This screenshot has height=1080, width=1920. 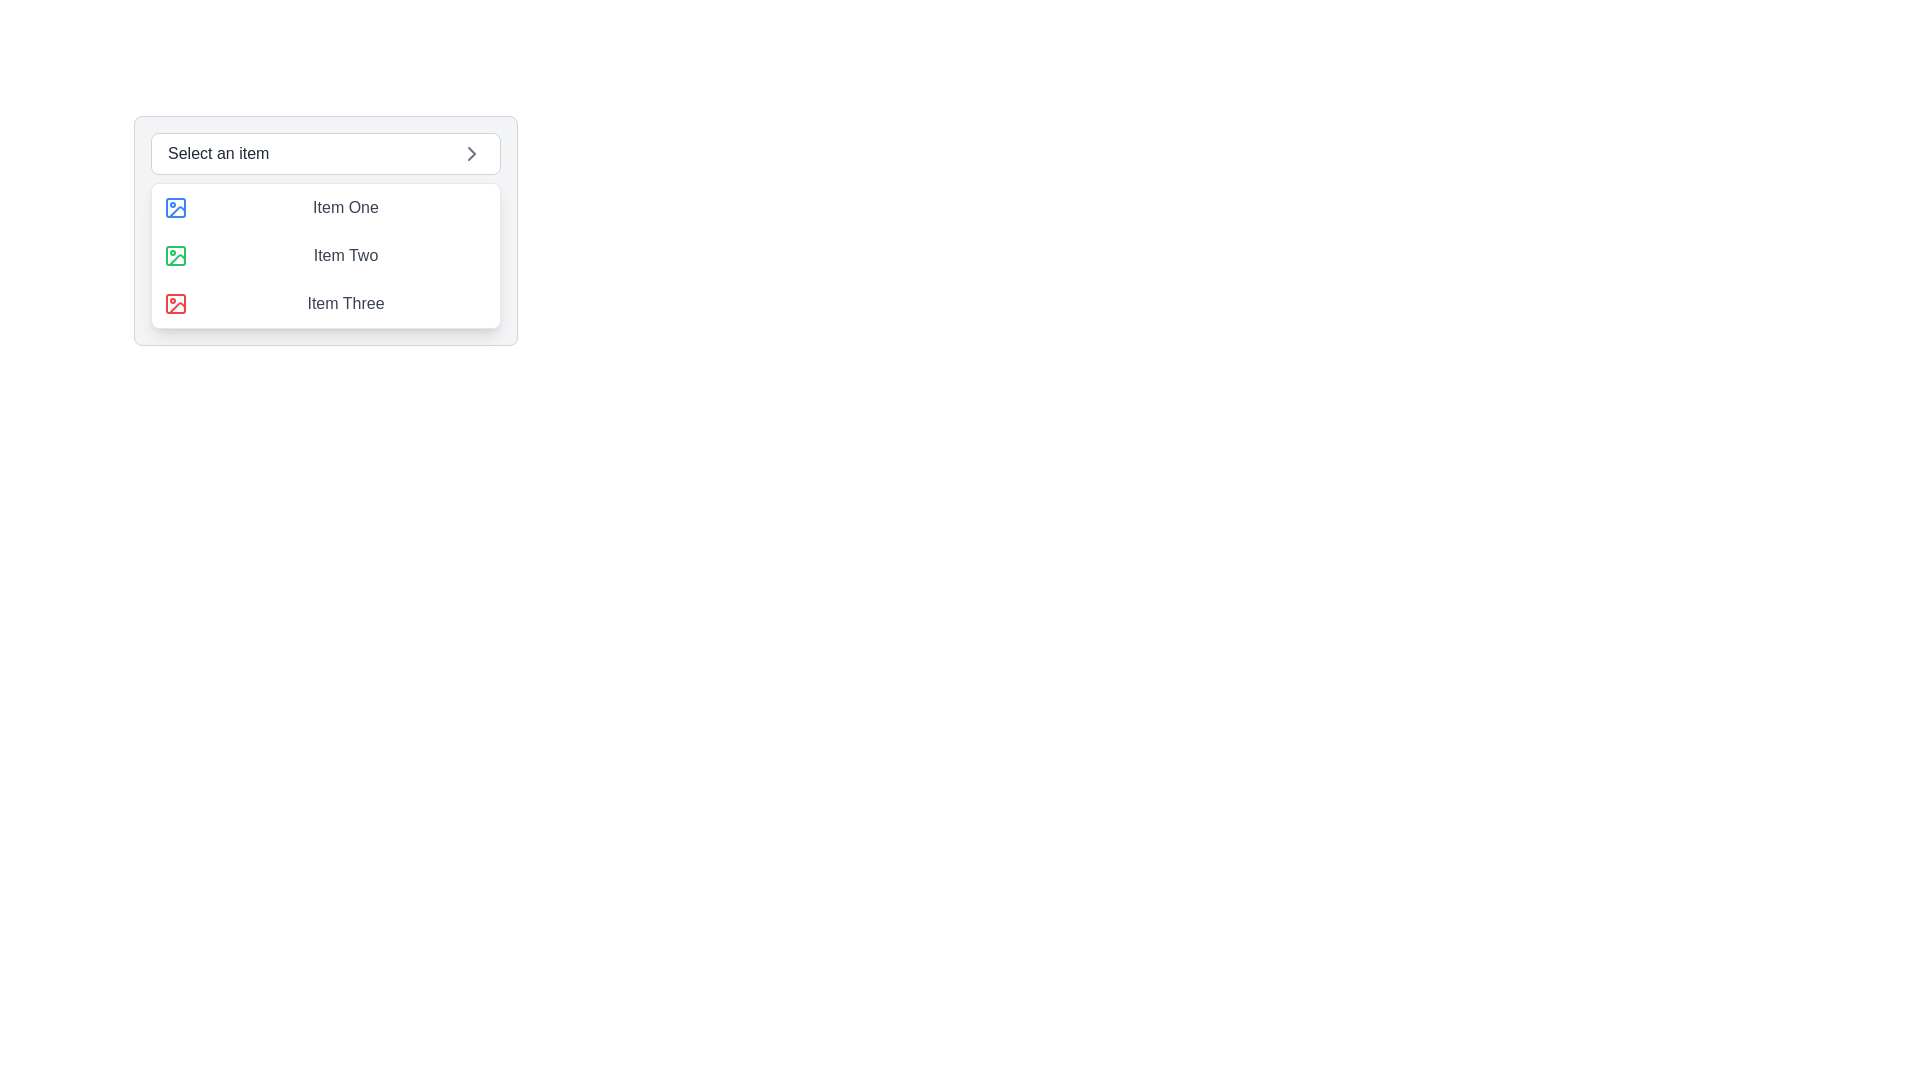 What do you see at coordinates (326, 254) in the screenshot?
I see `the second item in the dropdown menu labeled 'Item Two'` at bounding box center [326, 254].